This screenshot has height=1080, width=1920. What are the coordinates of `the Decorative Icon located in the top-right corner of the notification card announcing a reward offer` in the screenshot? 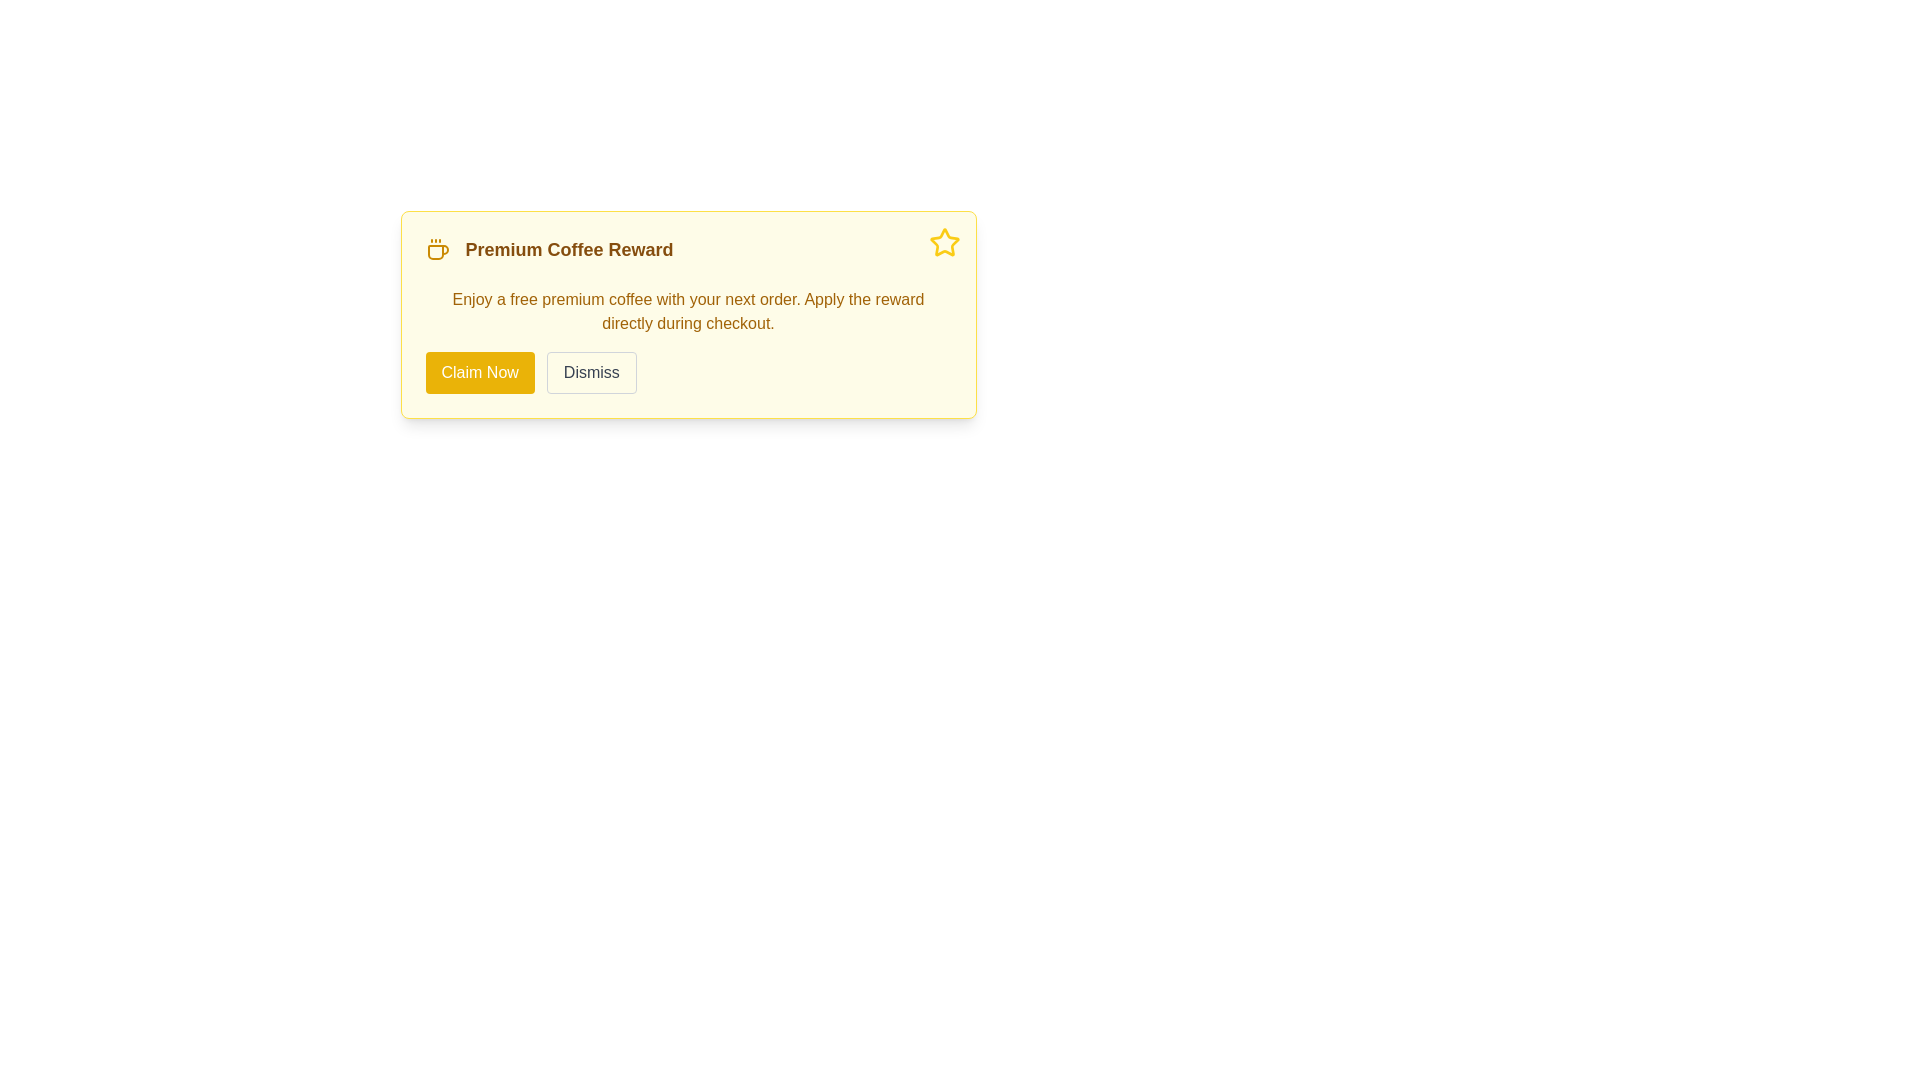 It's located at (943, 242).